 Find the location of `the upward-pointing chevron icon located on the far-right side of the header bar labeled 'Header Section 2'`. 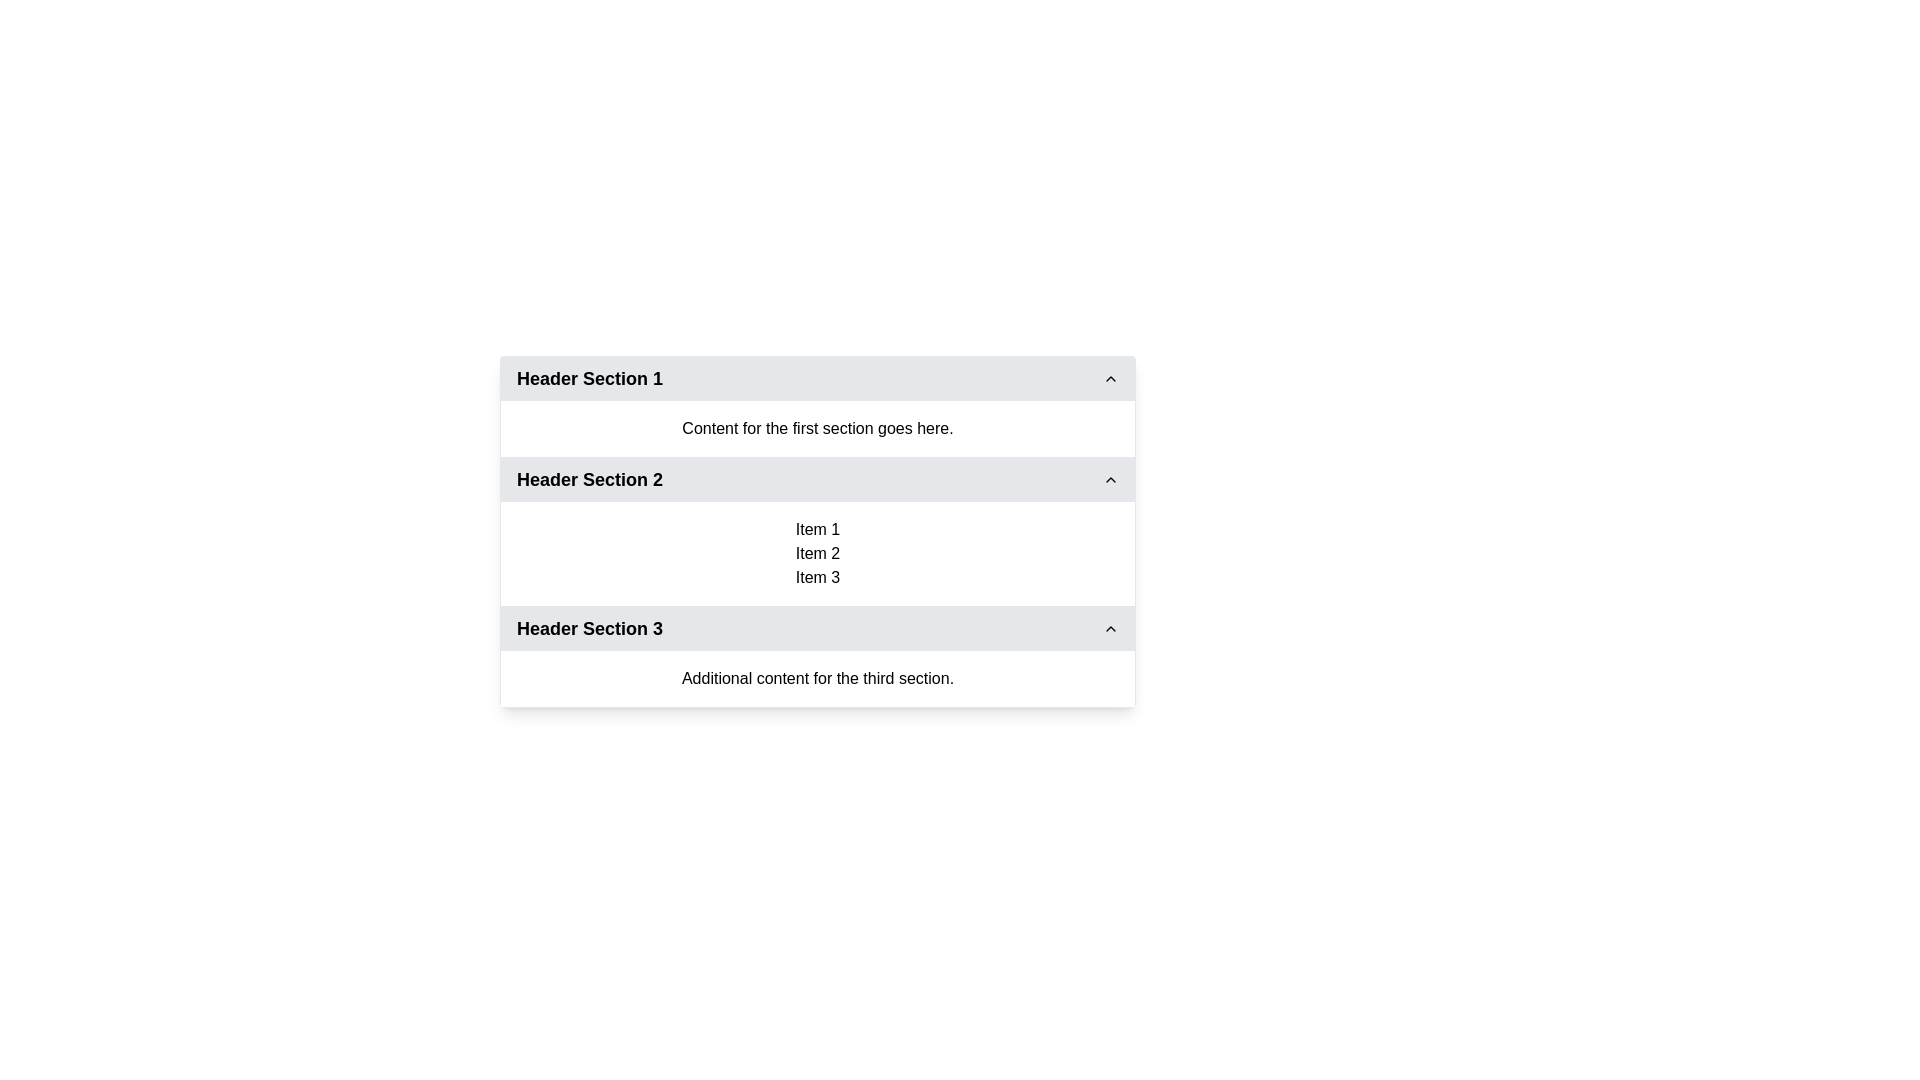

the upward-pointing chevron icon located on the far-right side of the header bar labeled 'Header Section 2' is located at coordinates (1109, 479).